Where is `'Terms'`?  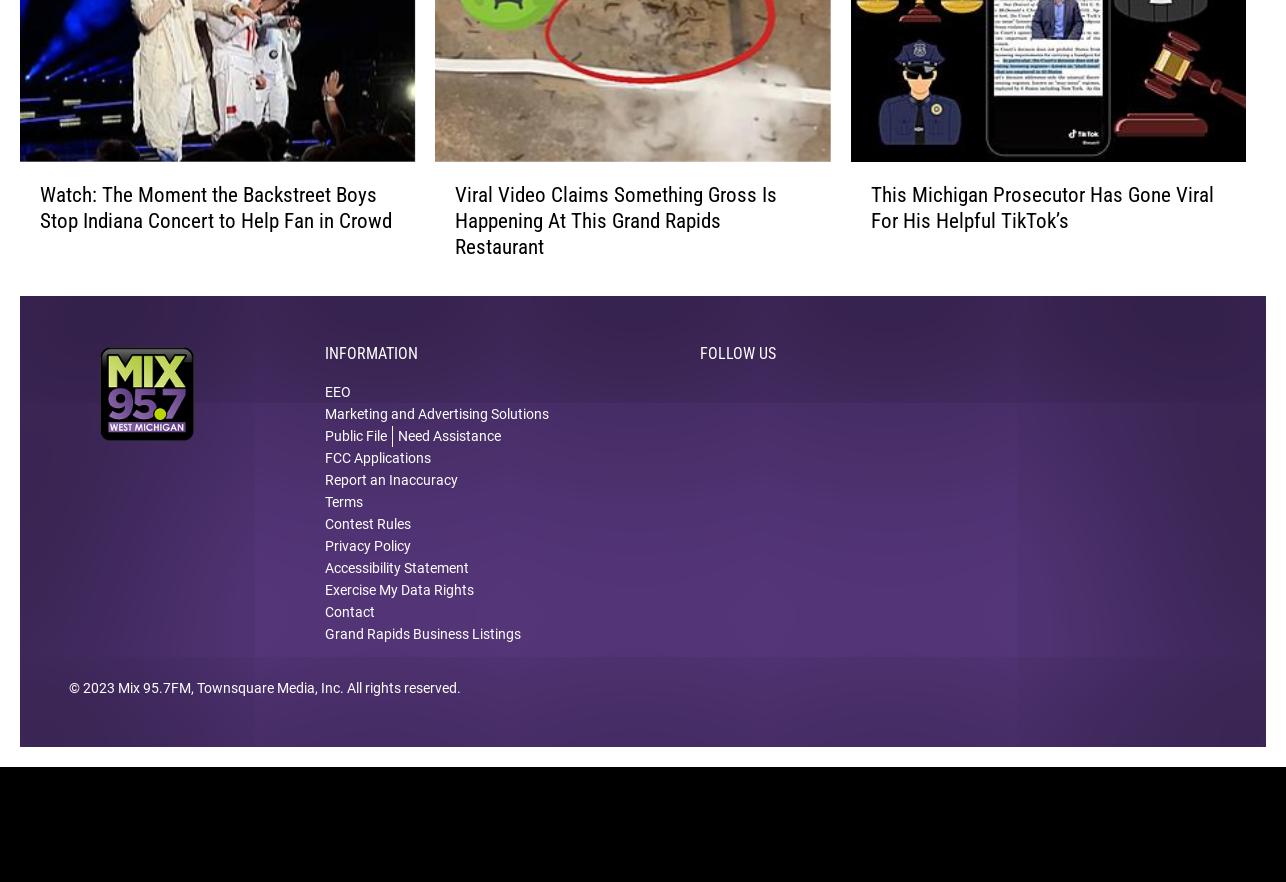
'Terms' is located at coordinates (343, 527).